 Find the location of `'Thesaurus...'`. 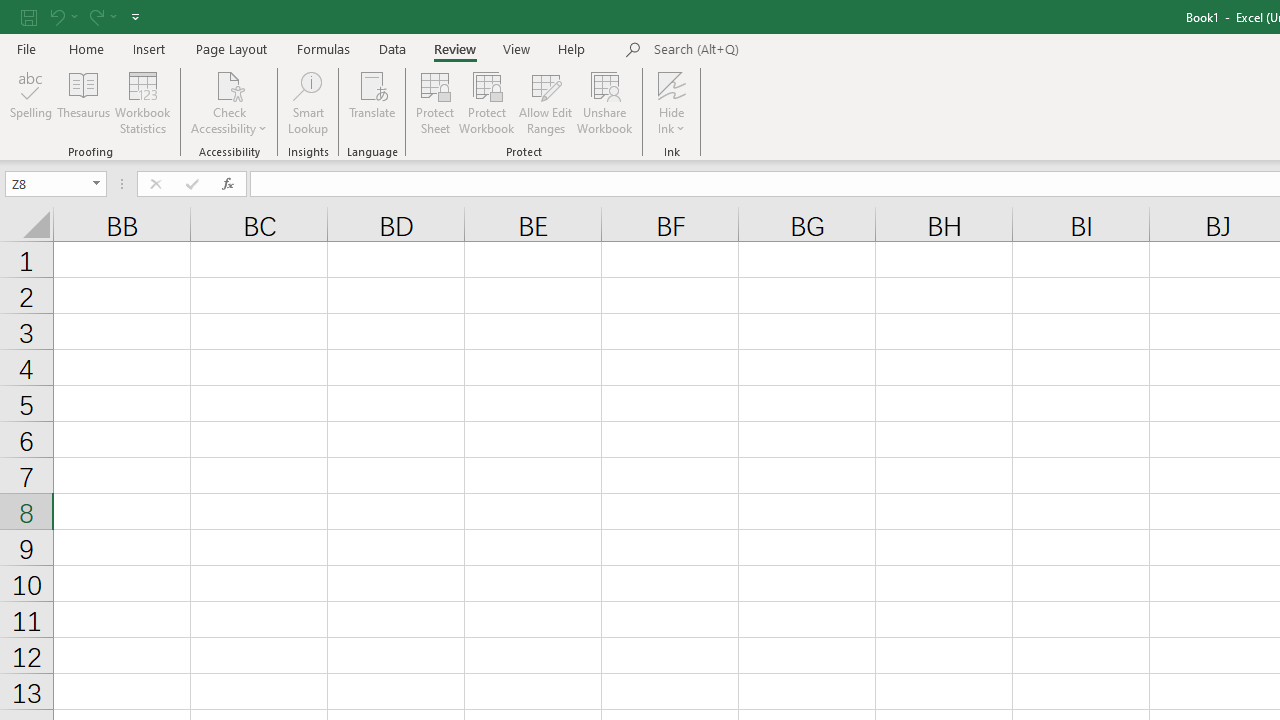

'Thesaurus...' is located at coordinates (82, 103).